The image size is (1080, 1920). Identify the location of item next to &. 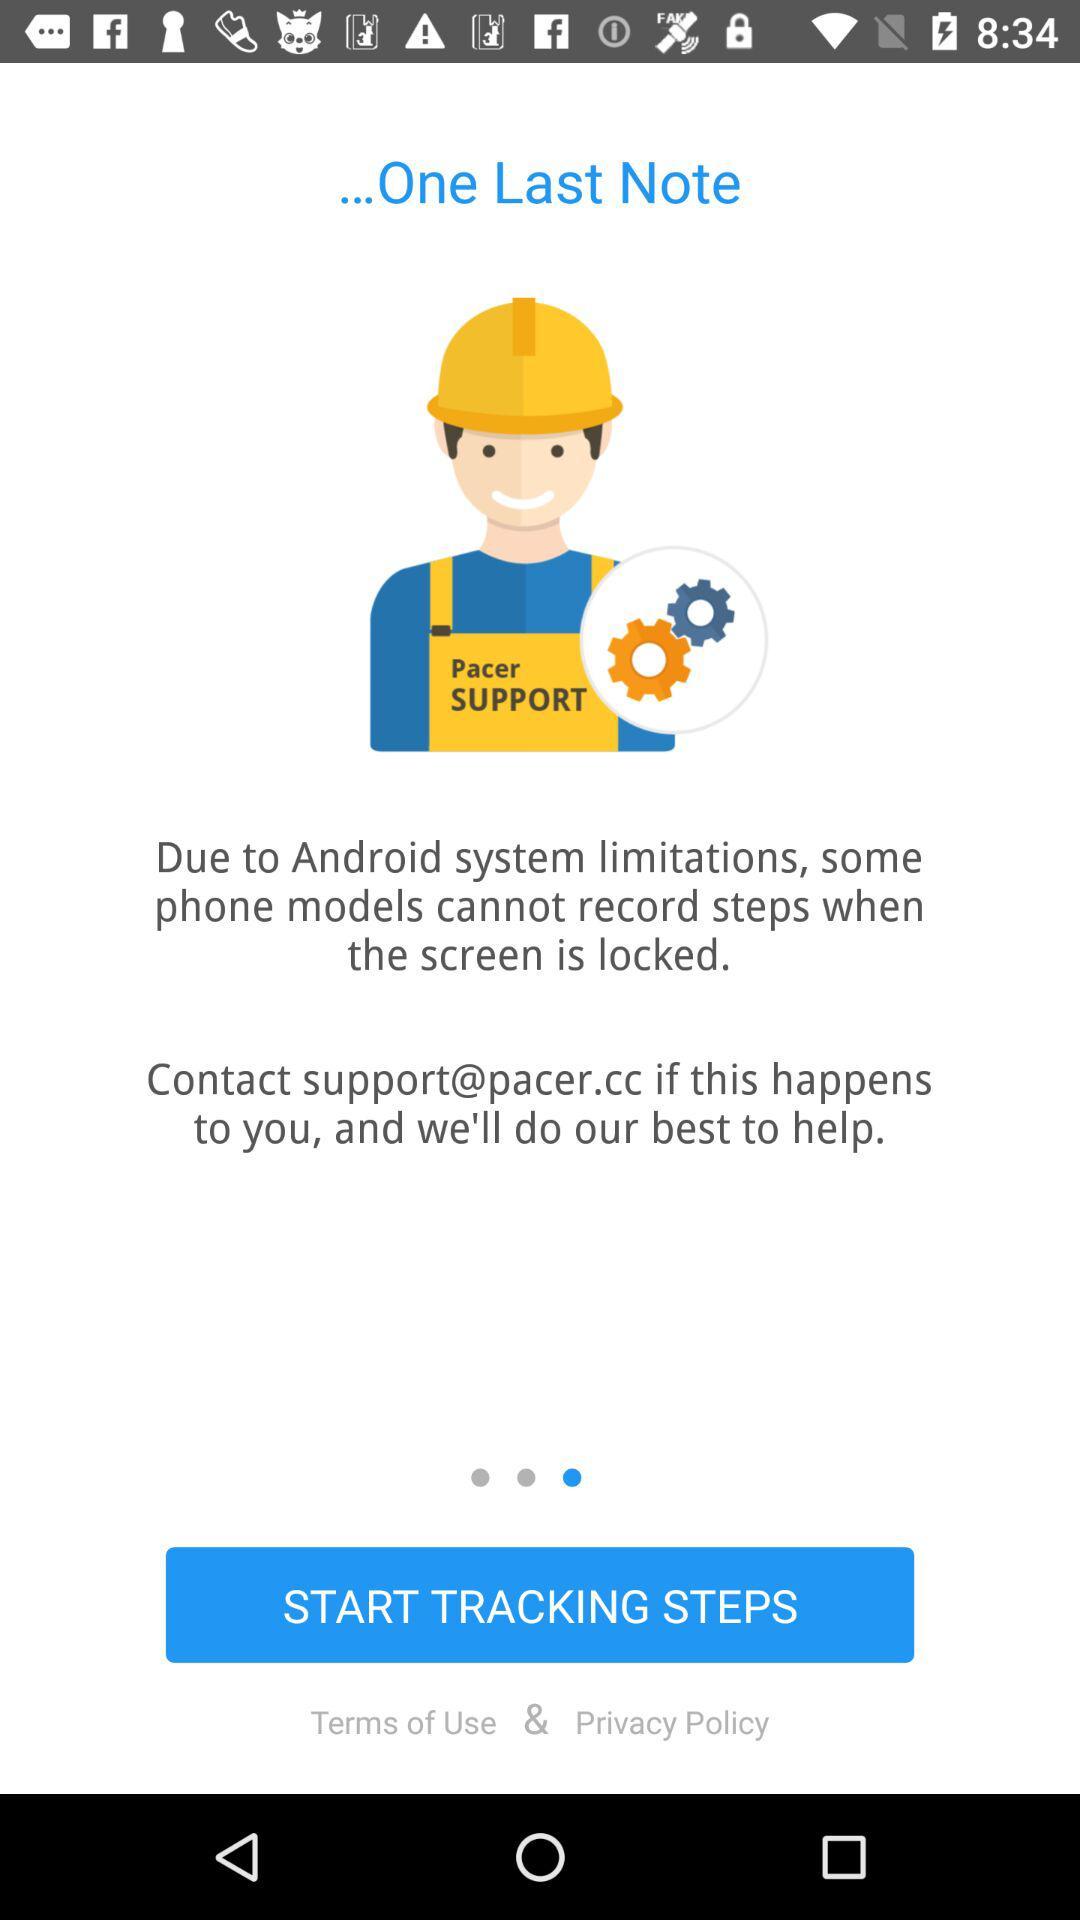
(403, 1720).